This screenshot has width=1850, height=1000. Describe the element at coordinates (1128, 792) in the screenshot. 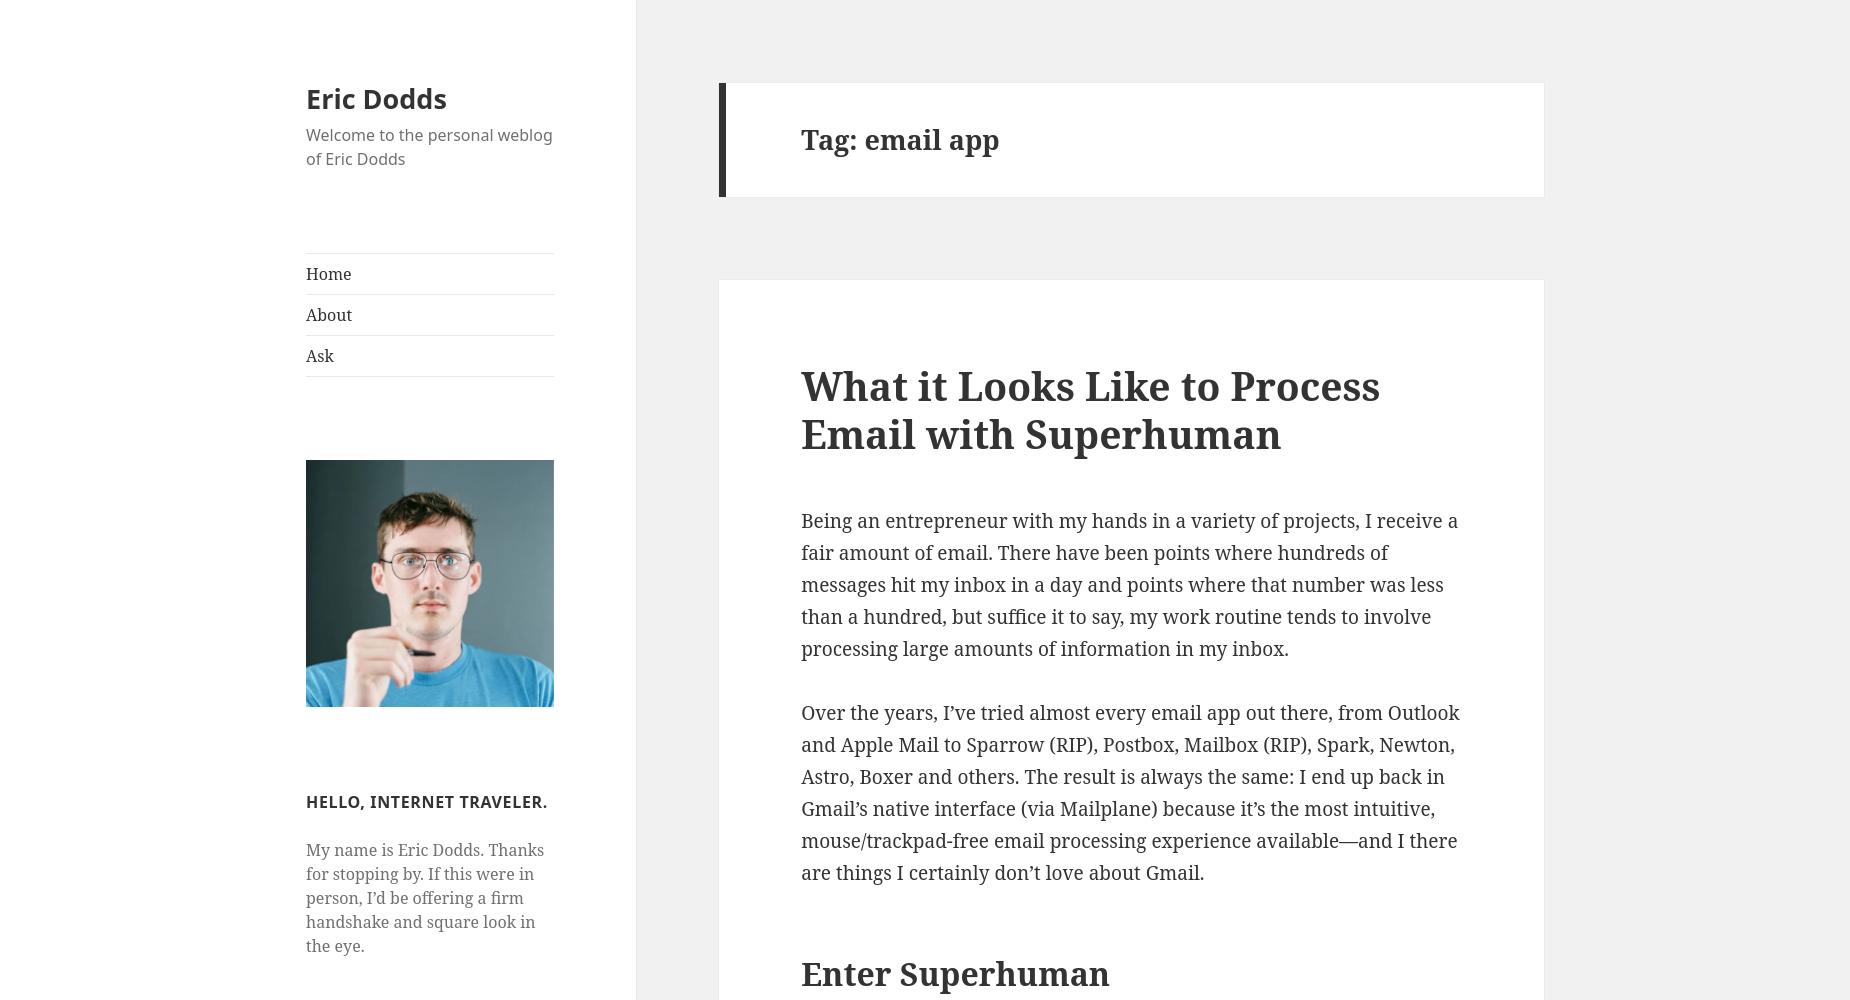

I see `'Over the years, I’ve tried almost every email app out there, from Outlook and Apple Mail to Sparrow (RIP), Postbox, Mailbox (RIP), Spark, Newton, Astro, Boxer and others. The result is always the same: I end up back in Gmail’s native interface (via Mailplane) because it’s the most intuitive, mouse/trackpad-free email processing experience available—and I there are things I certainly don’t love about Gmail.'` at that location.